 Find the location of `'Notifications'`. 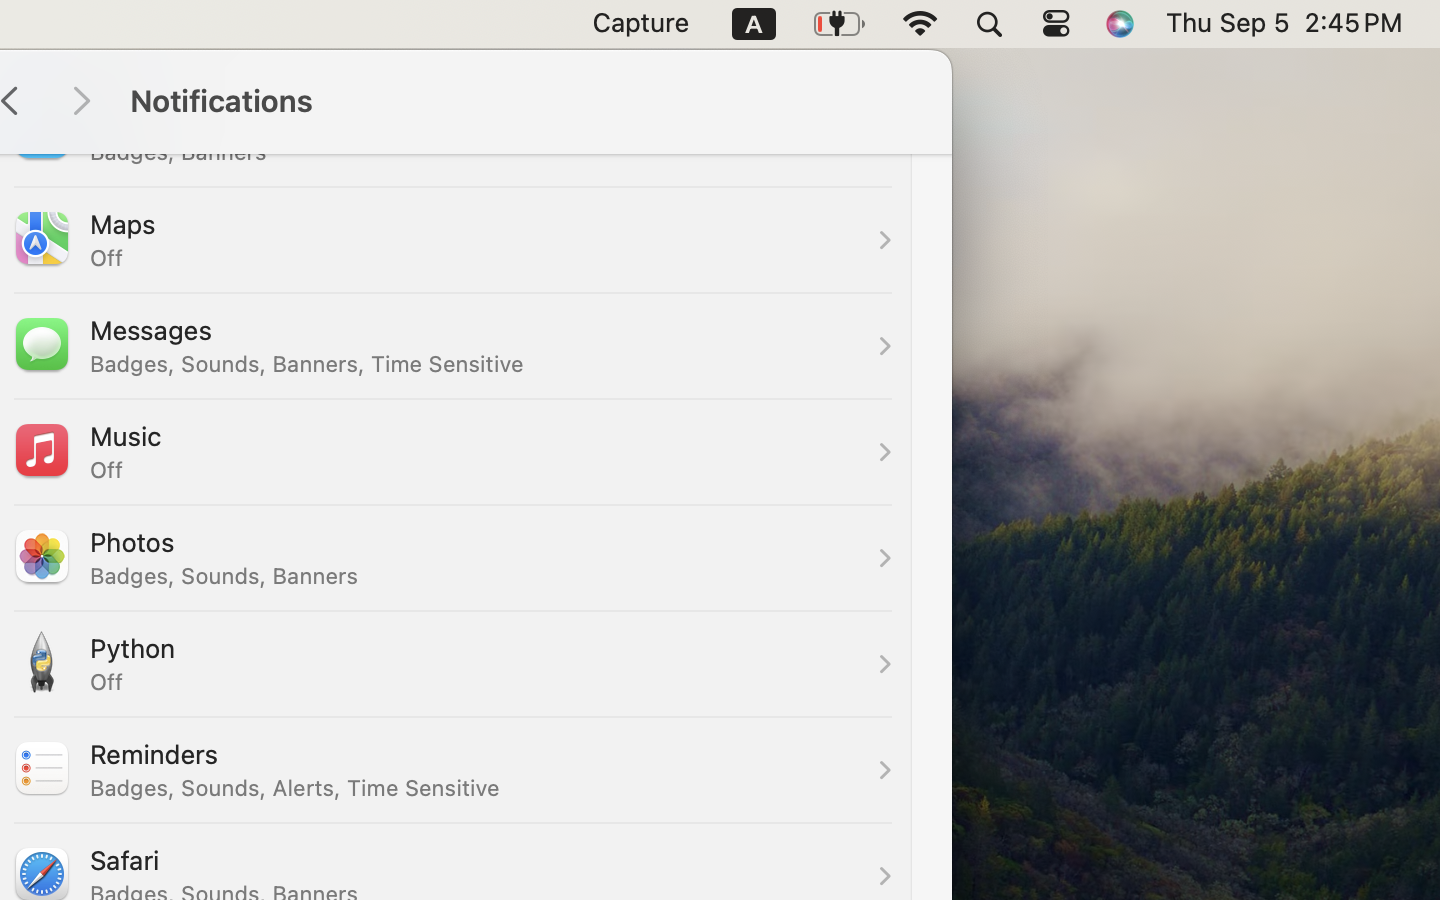

'Notifications' is located at coordinates (518, 100).